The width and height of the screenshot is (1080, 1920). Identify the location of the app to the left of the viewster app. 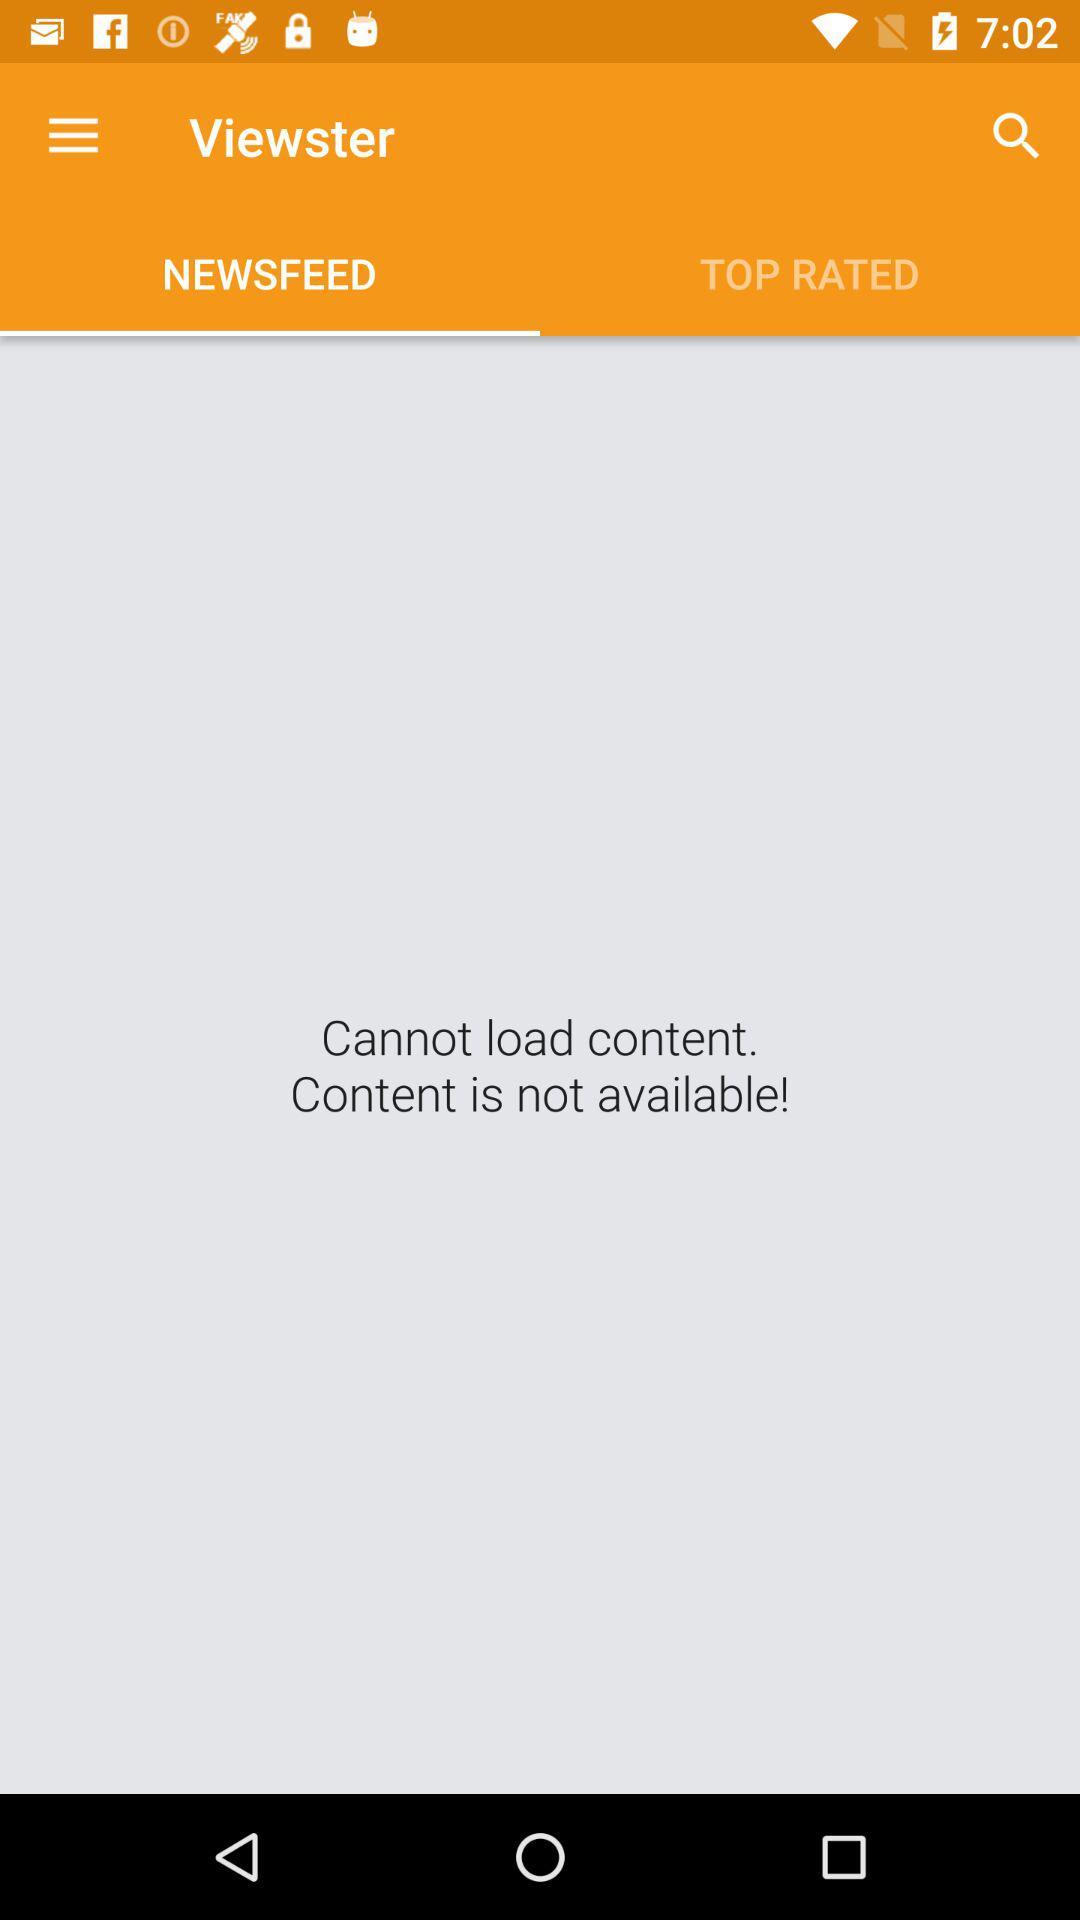
(72, 135).